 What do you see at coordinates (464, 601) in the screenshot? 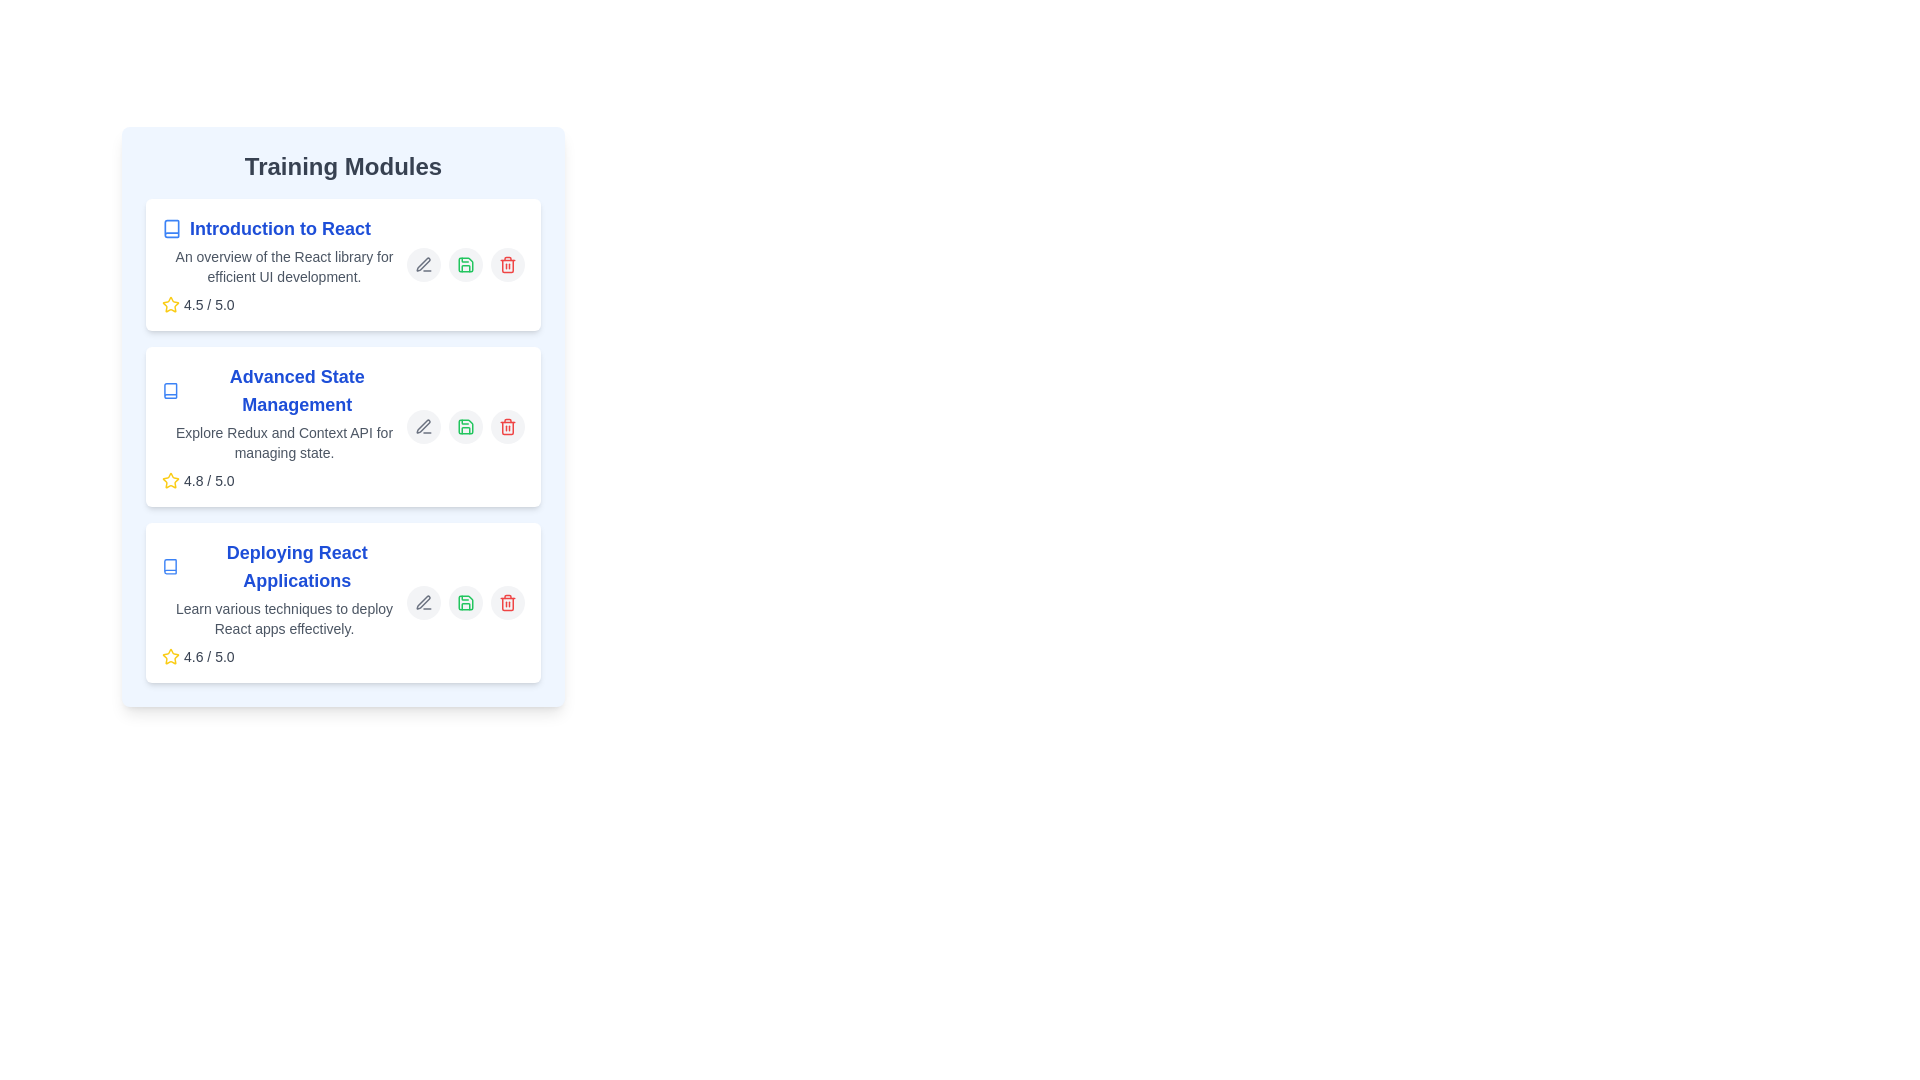
I see `the save button located in the third row of the list layout, positioned to the right of the row's primary text, as the second icon from the left among three icon buttons` at bounding box center [464, 601].